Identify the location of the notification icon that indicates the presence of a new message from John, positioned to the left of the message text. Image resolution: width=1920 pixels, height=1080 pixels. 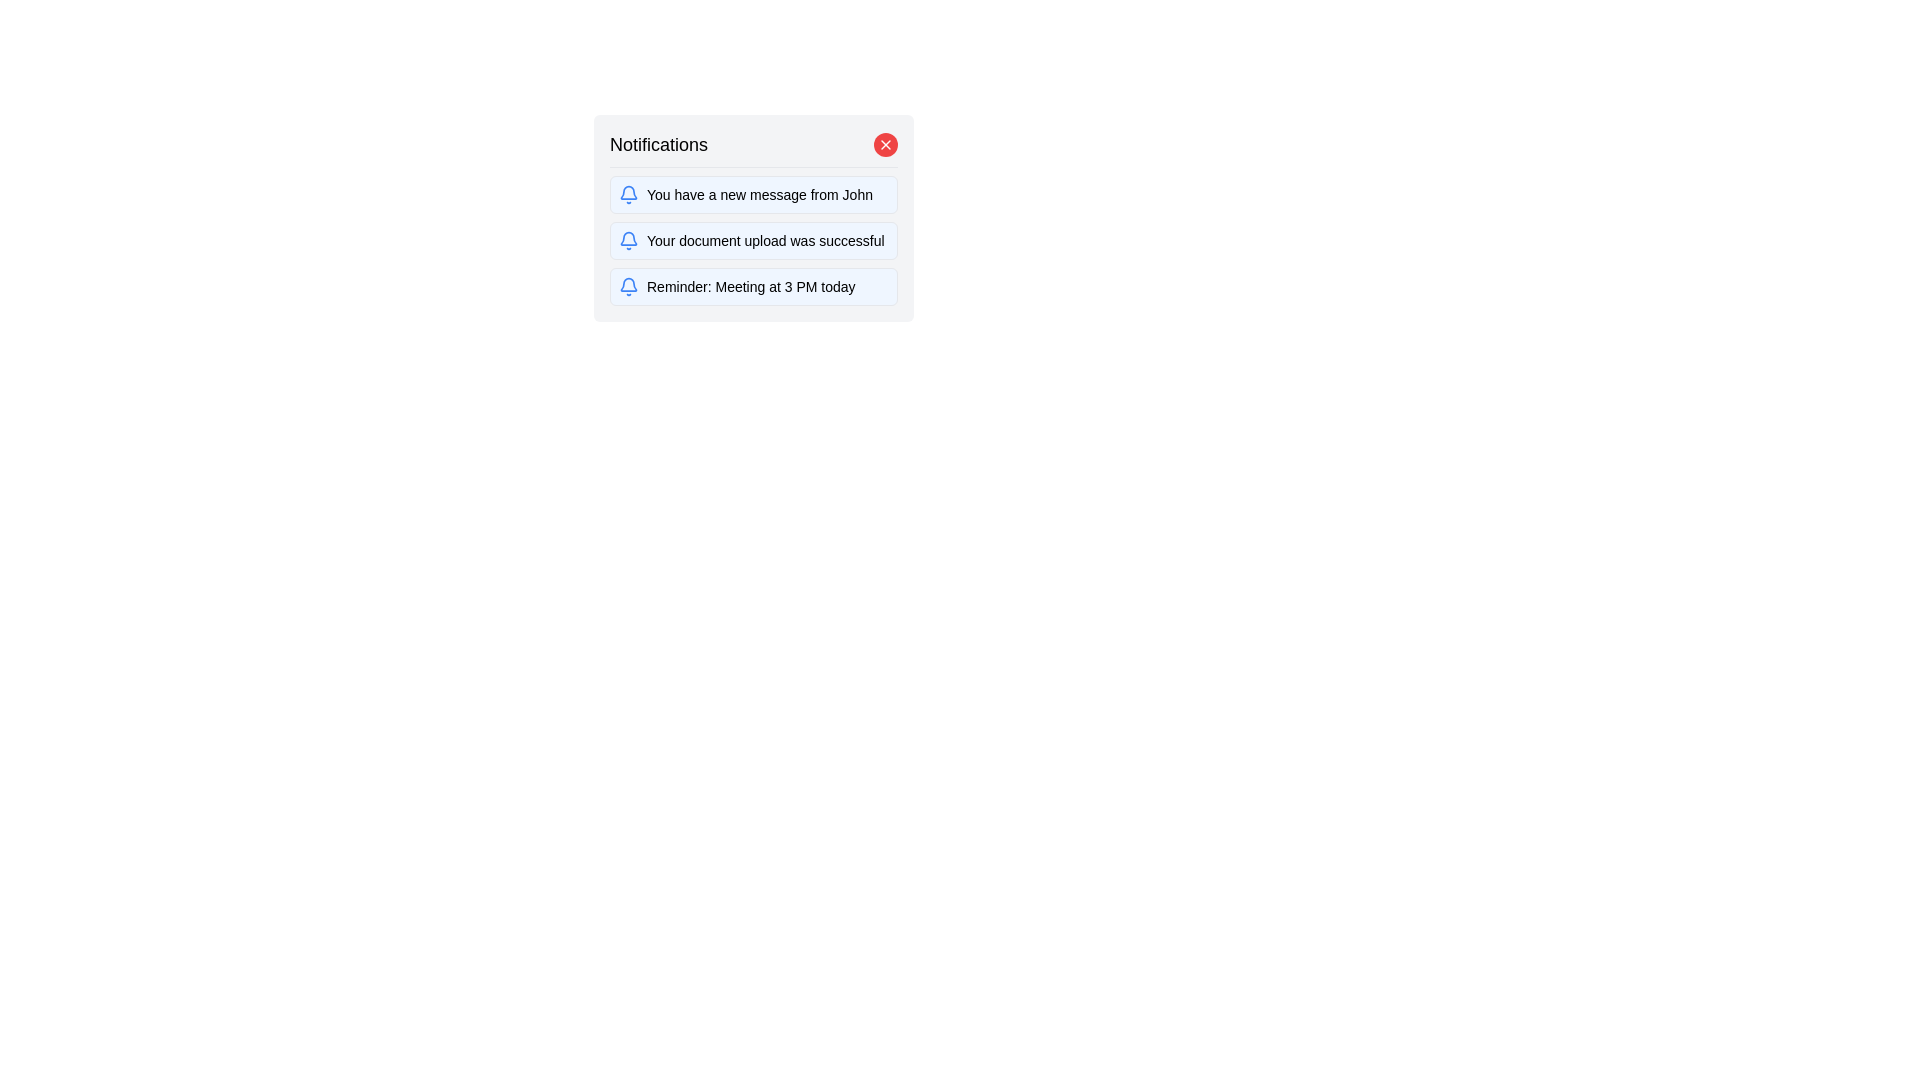
(627, 195).